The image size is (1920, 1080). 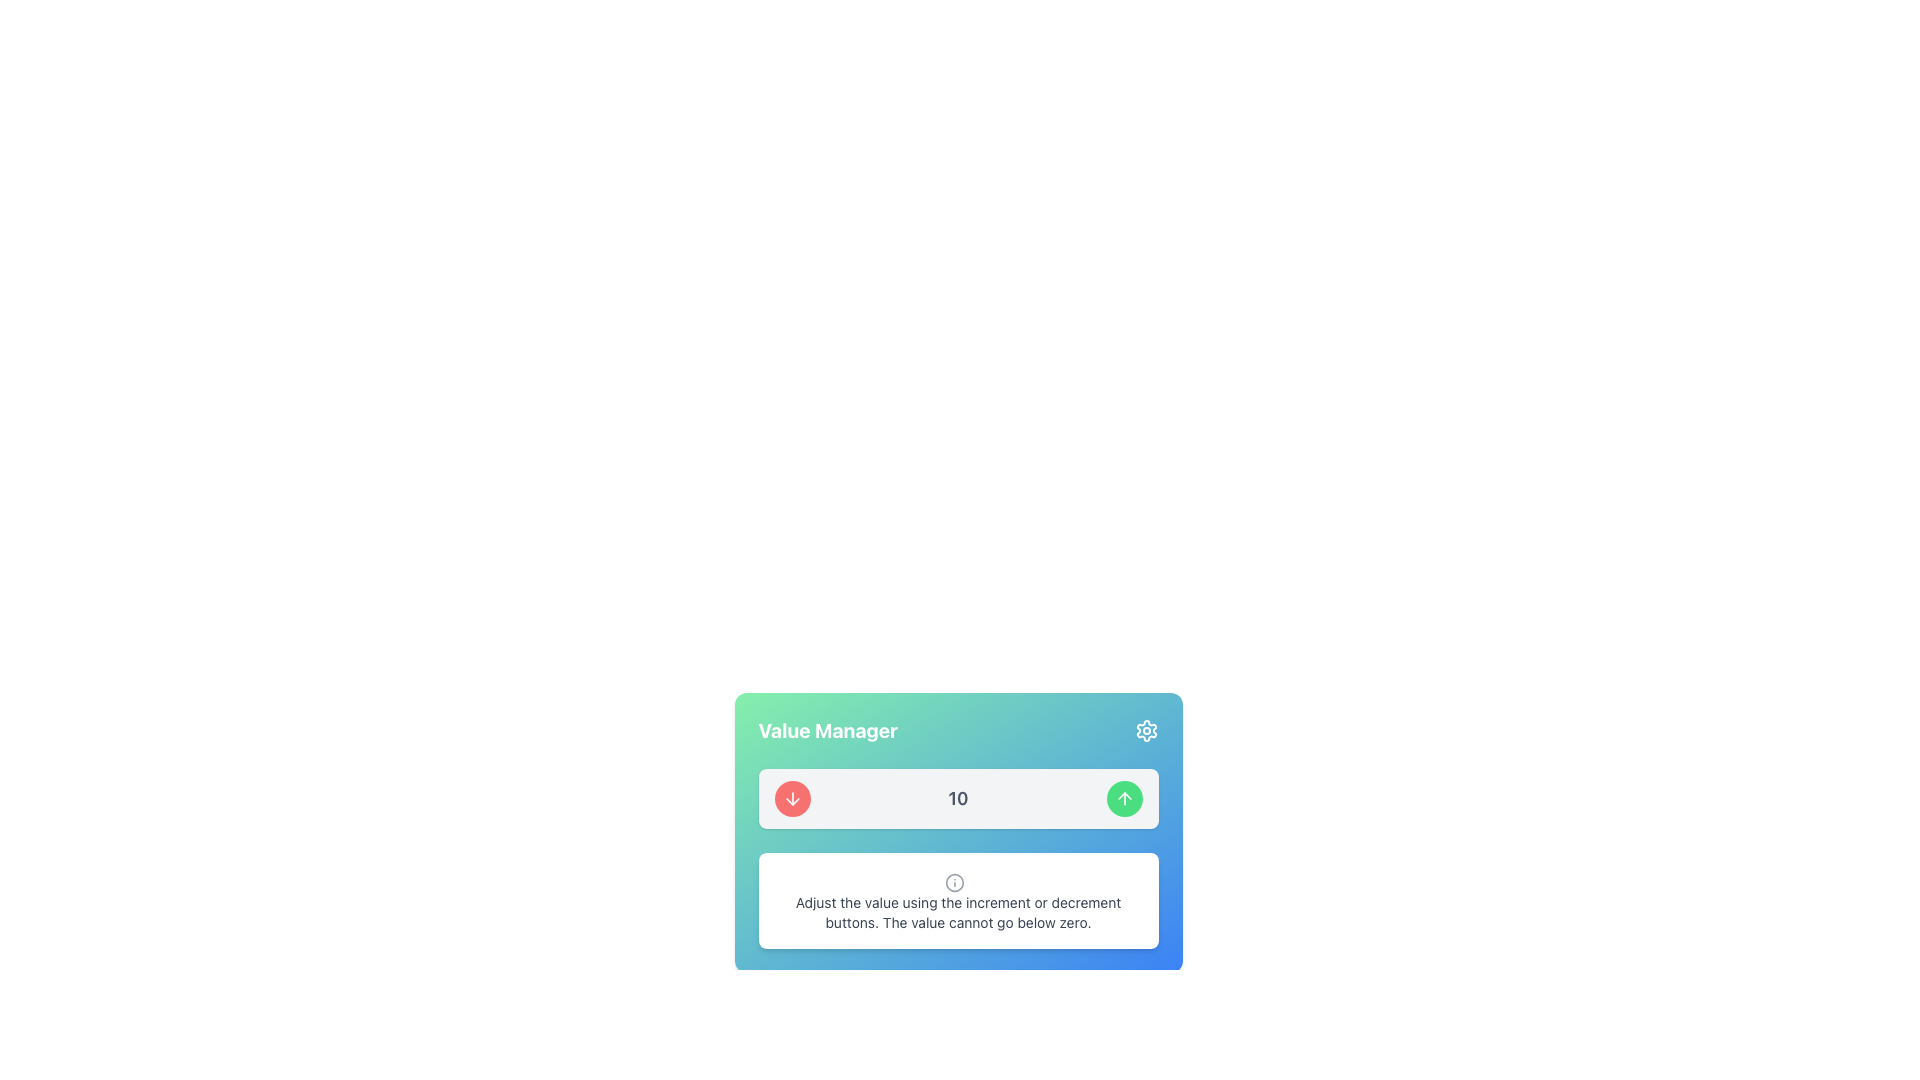 I want to click on the downward arrow SVG icon located inside the circular red button on the left side of the interactive section to decrement the value, so click(x=791, y=797).